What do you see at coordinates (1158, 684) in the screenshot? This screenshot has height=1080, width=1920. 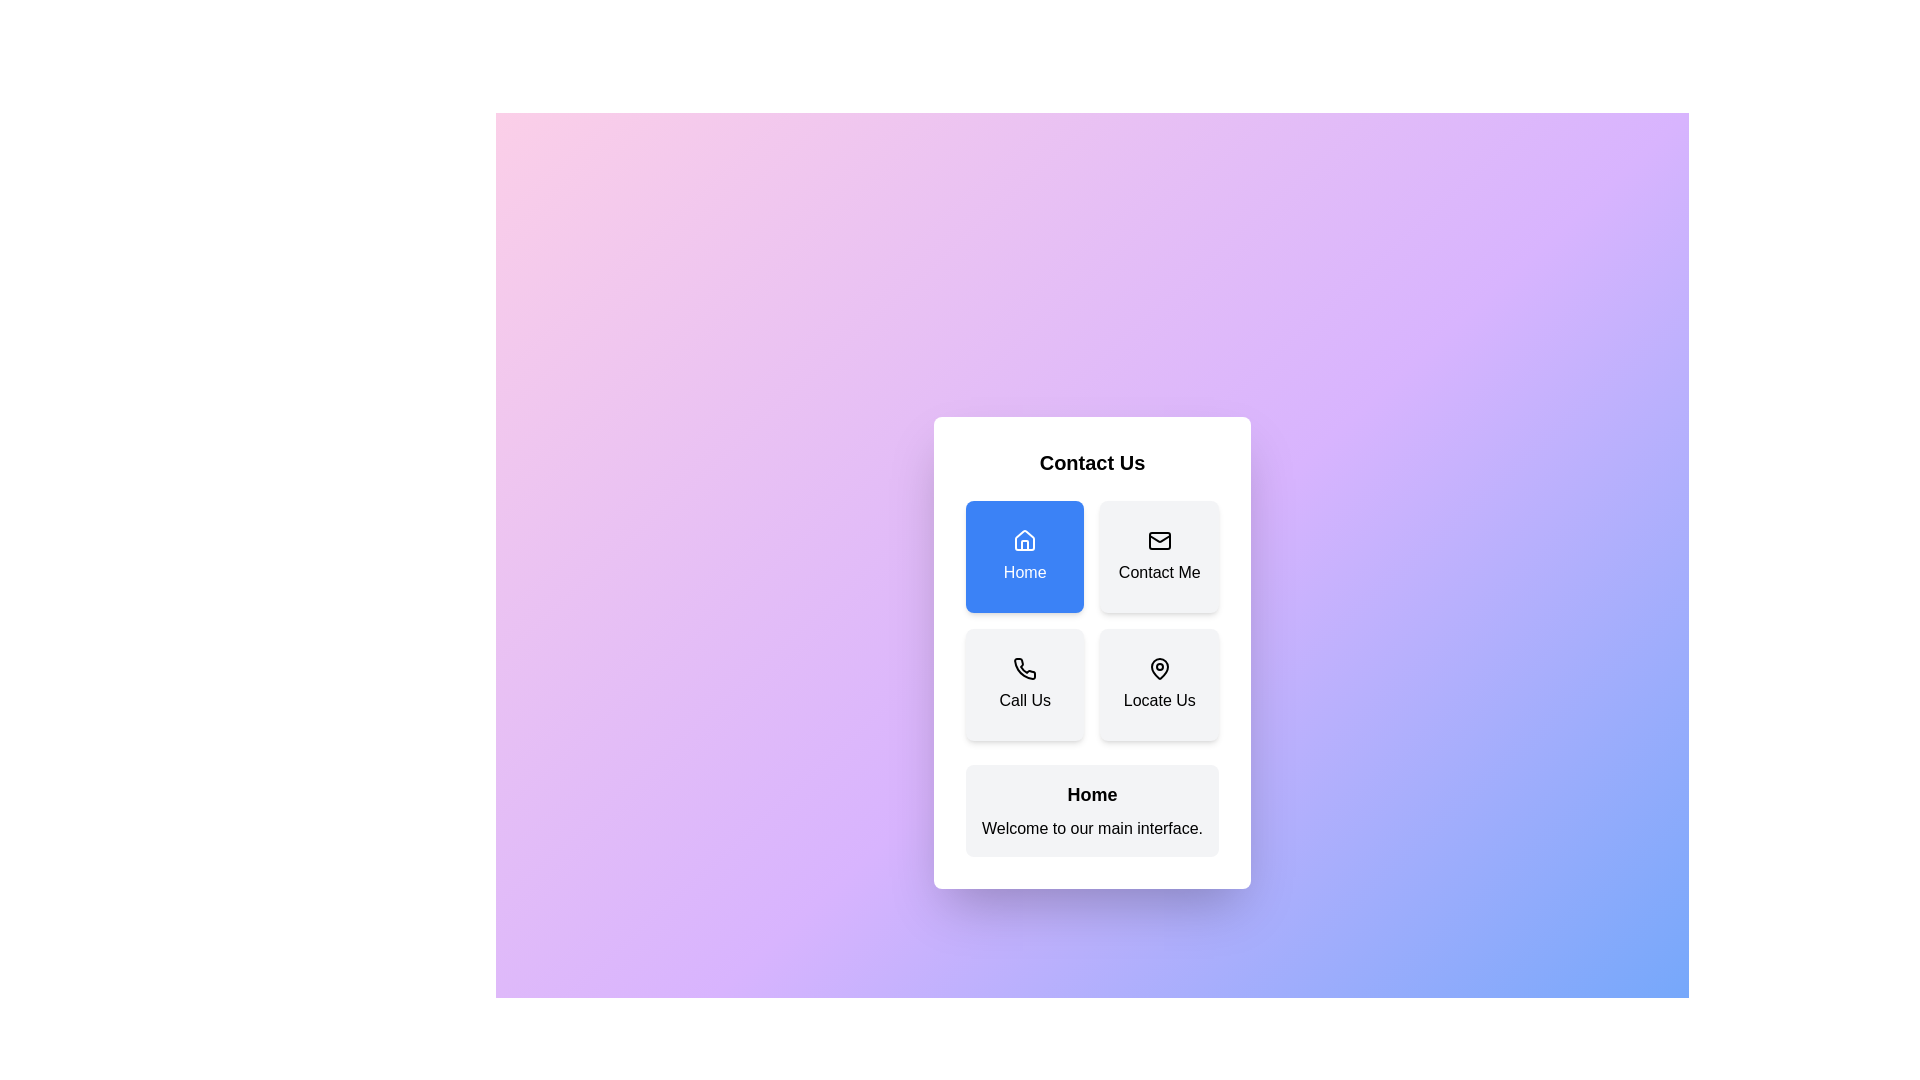 I see `the button corresponding to Locate Us to display its details` at bounding box center [1158, 684].